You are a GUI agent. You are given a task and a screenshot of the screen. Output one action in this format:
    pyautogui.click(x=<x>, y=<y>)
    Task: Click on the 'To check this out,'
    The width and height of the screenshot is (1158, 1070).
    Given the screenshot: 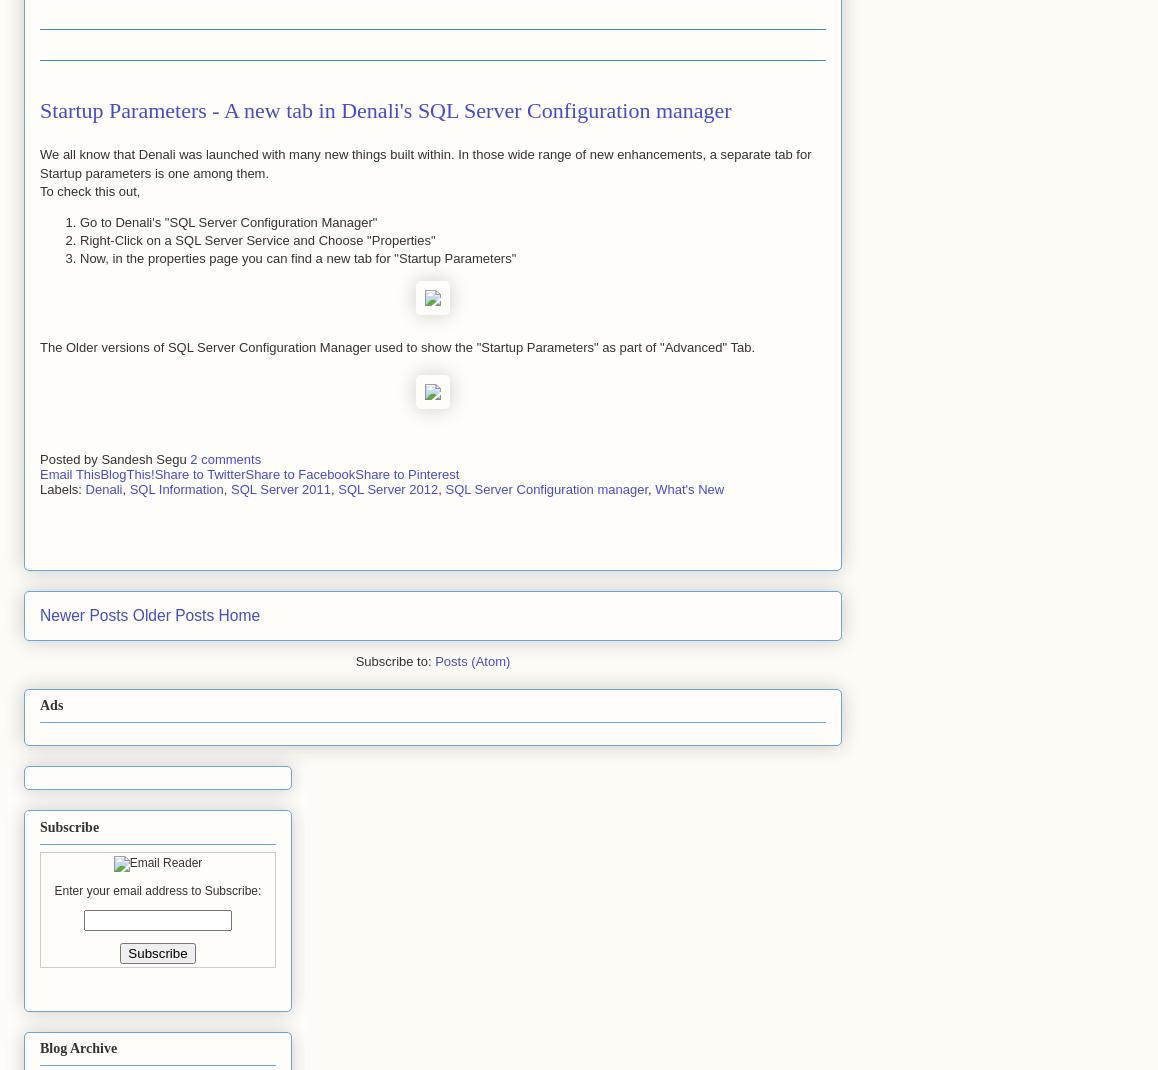 What is the action you would take?
    pyautogui.click(x=89, y=189)
    